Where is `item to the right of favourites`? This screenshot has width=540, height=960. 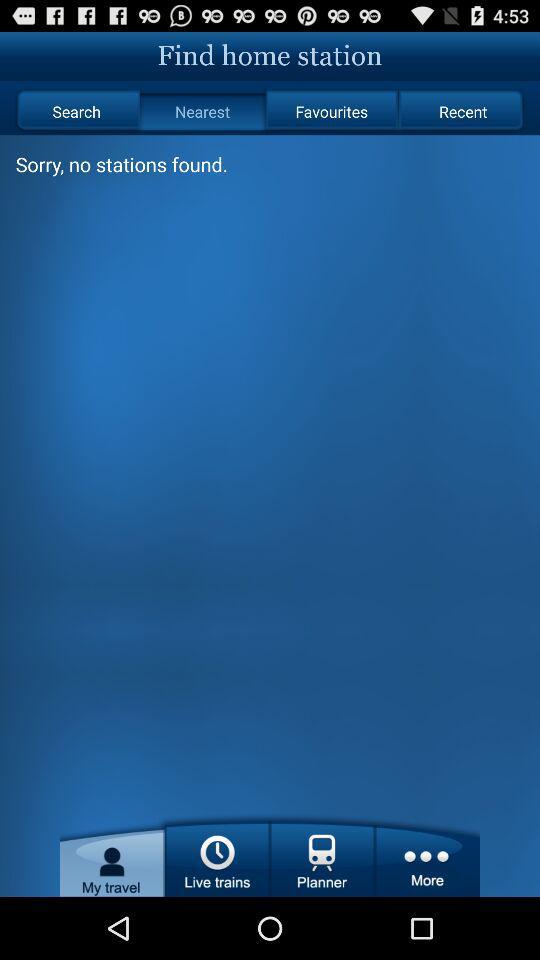
item to the right of favourites is located at coordinates (463, 111).